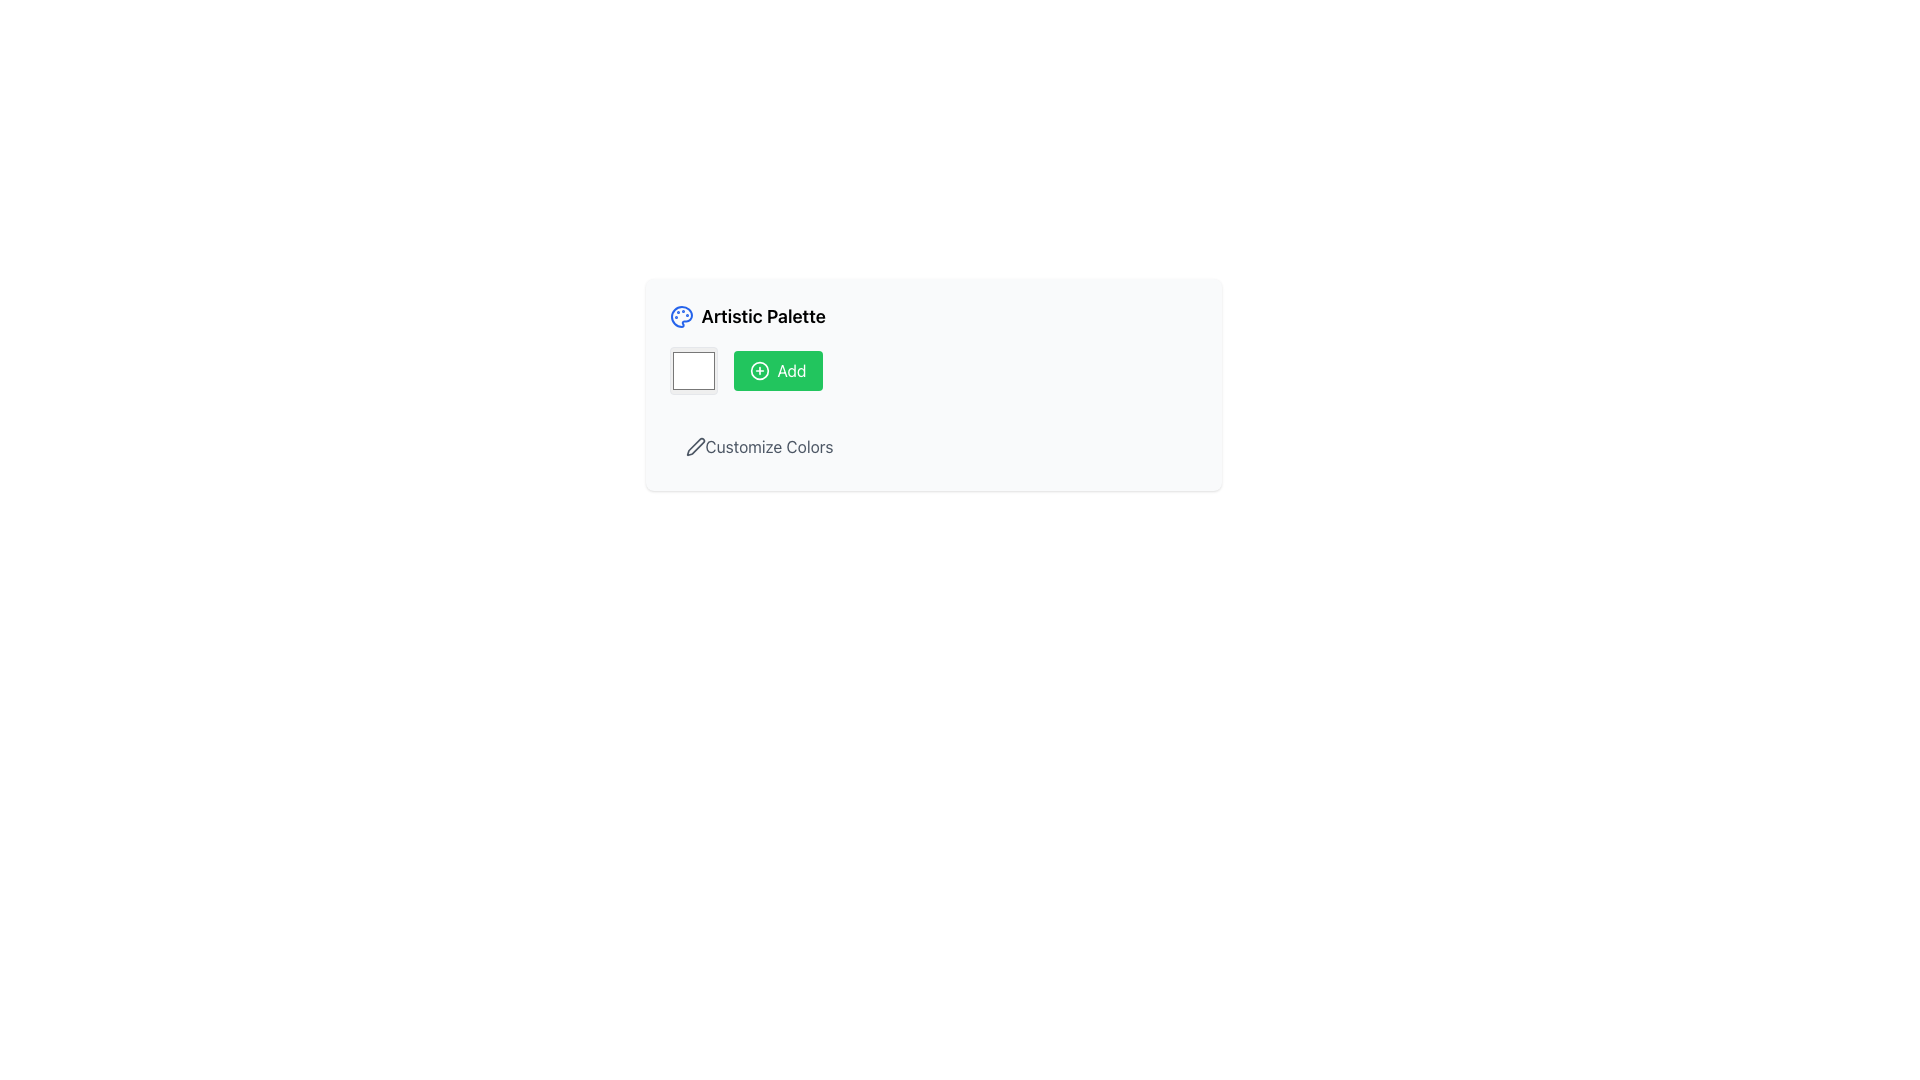 Image resolution: width=1920 pixels, height=1080 pixels. I want to click on the circular icon with a plus symbol inside it, which is located to the left of the text 'Add' within the green rectangular button labeled 'Add', so click(758, 370).